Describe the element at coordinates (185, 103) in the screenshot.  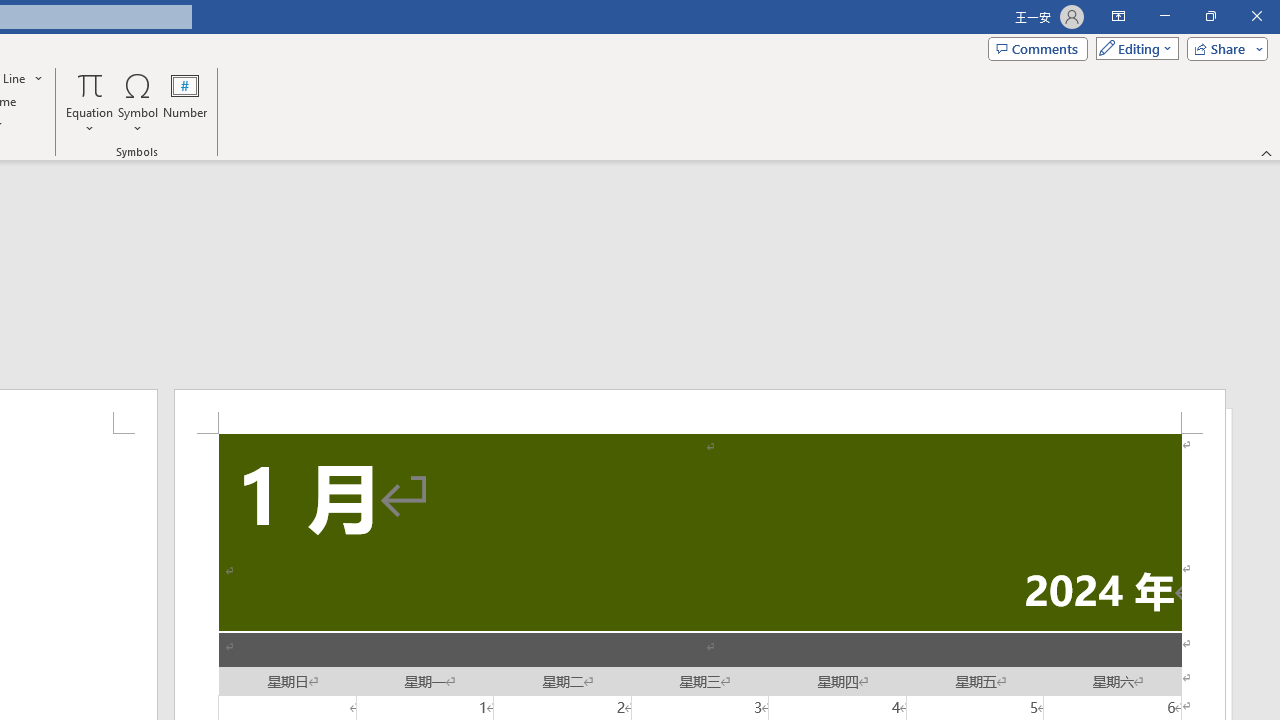
I see `'Number...'` at that location.